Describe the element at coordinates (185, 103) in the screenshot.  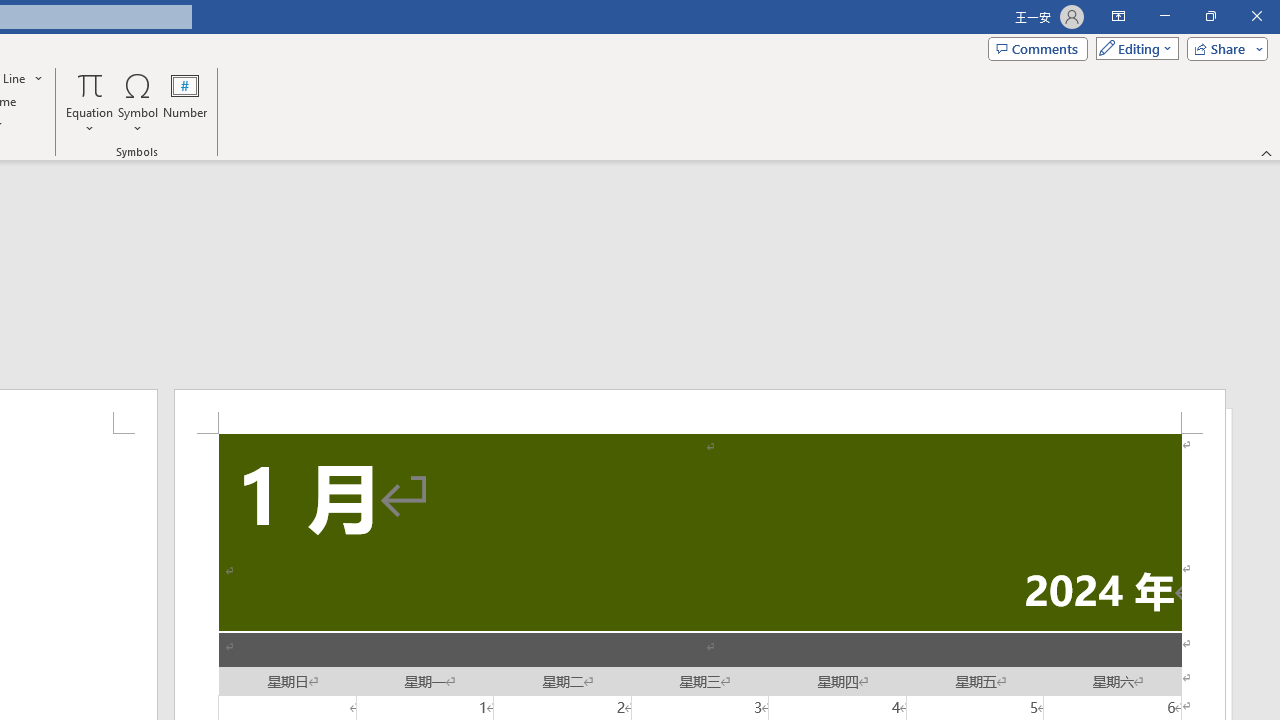
I see `'Number...'` at that location.